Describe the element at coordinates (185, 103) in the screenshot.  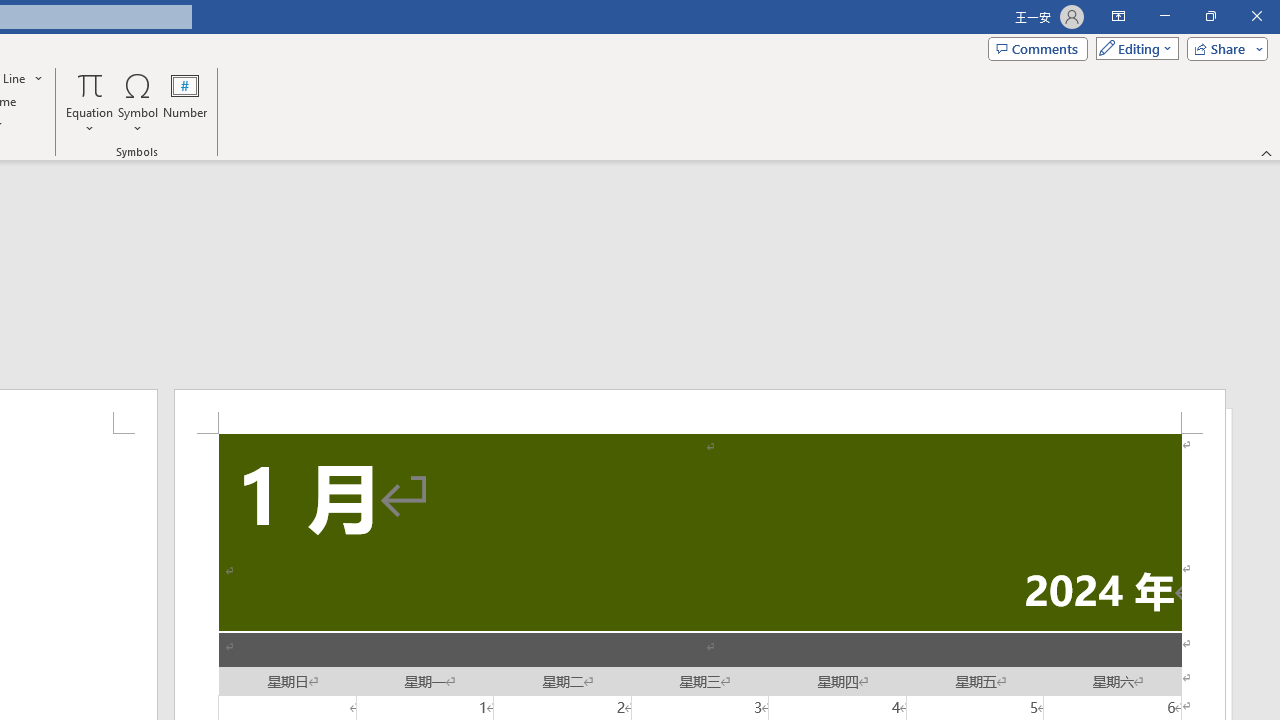
I see `'Number...'` at that location.